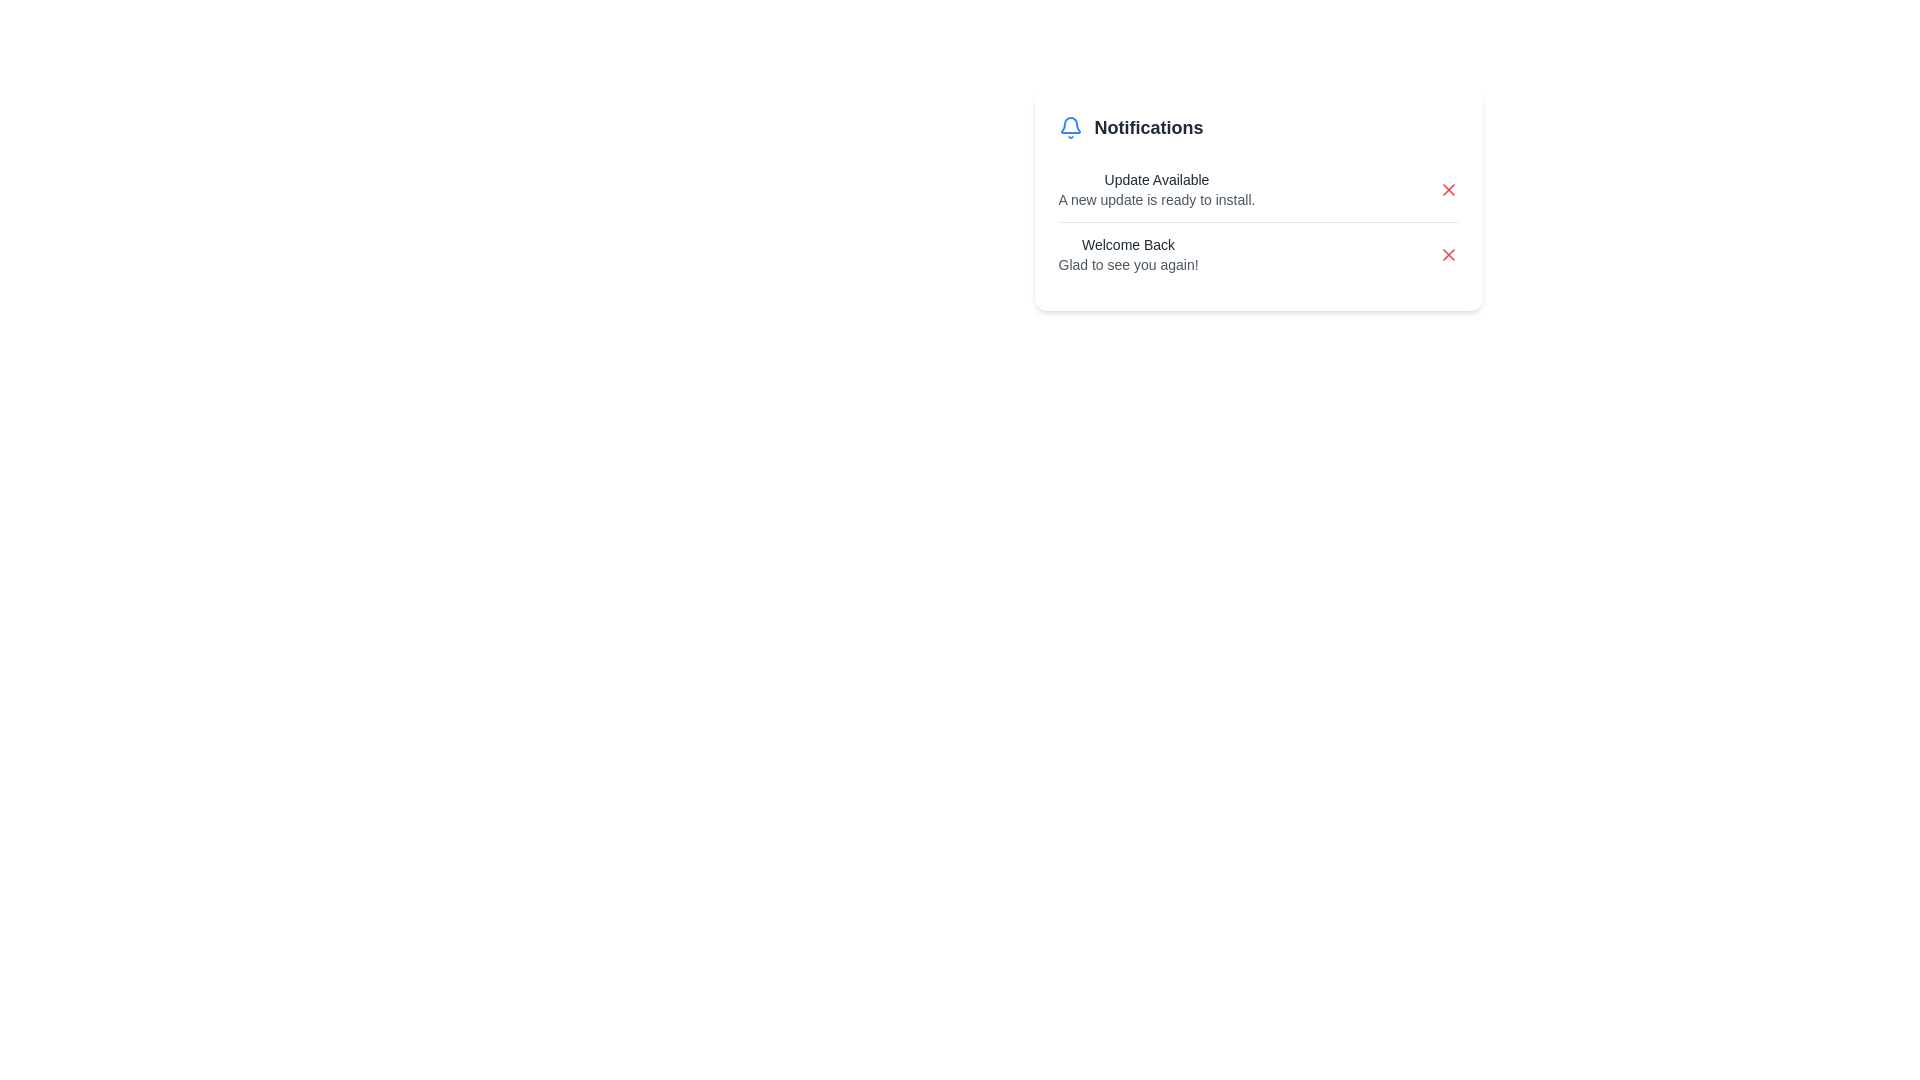 The image size is (1920, 1080). What do you see at coordinates (1448, 189) in the screenshot?
I see `the red 'X' icon button located at the top-right corner of the notification card that indicates 'Update Available' to observe visual feedback` at bounding box center [1448, 189].